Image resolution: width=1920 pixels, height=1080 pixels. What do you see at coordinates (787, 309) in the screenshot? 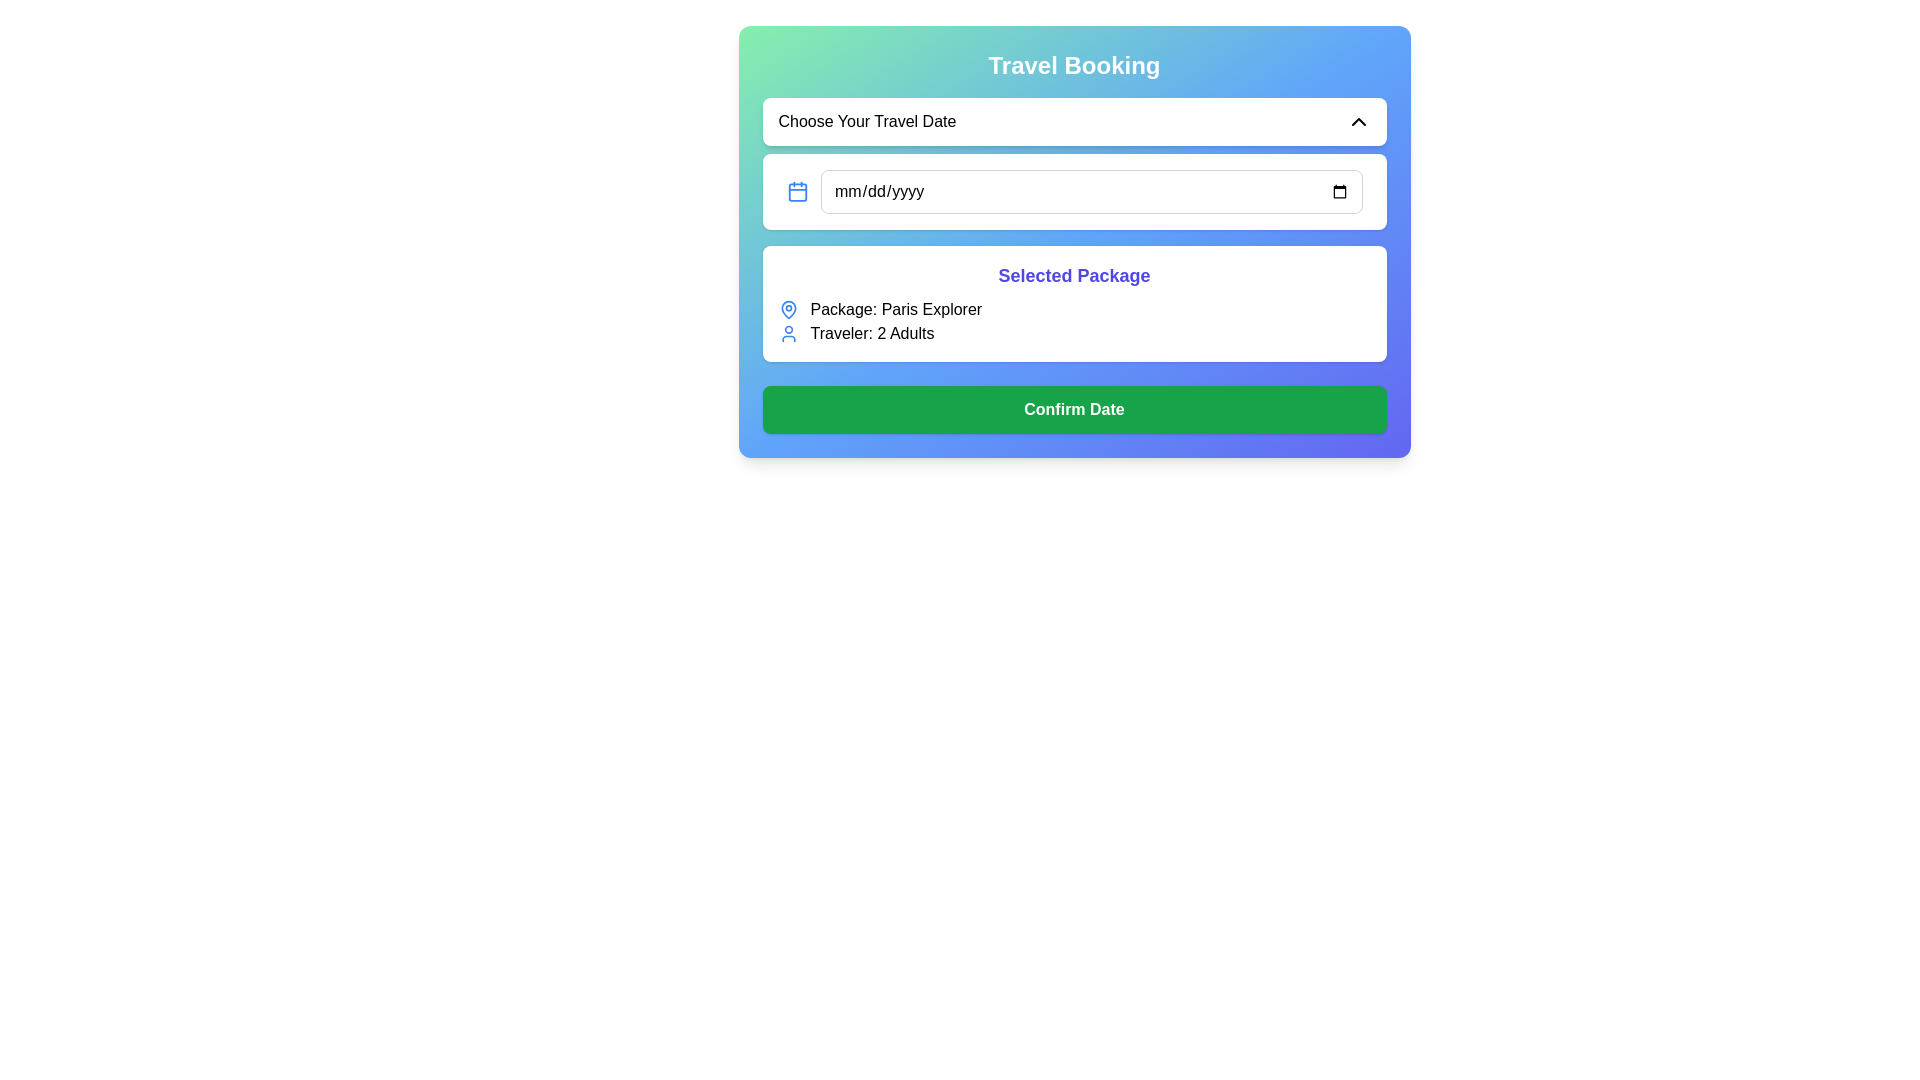
I see `the blue map pin icon located to the left of the text labeled 'Package: Paris Explorer'` at bounding box center [787, 309].